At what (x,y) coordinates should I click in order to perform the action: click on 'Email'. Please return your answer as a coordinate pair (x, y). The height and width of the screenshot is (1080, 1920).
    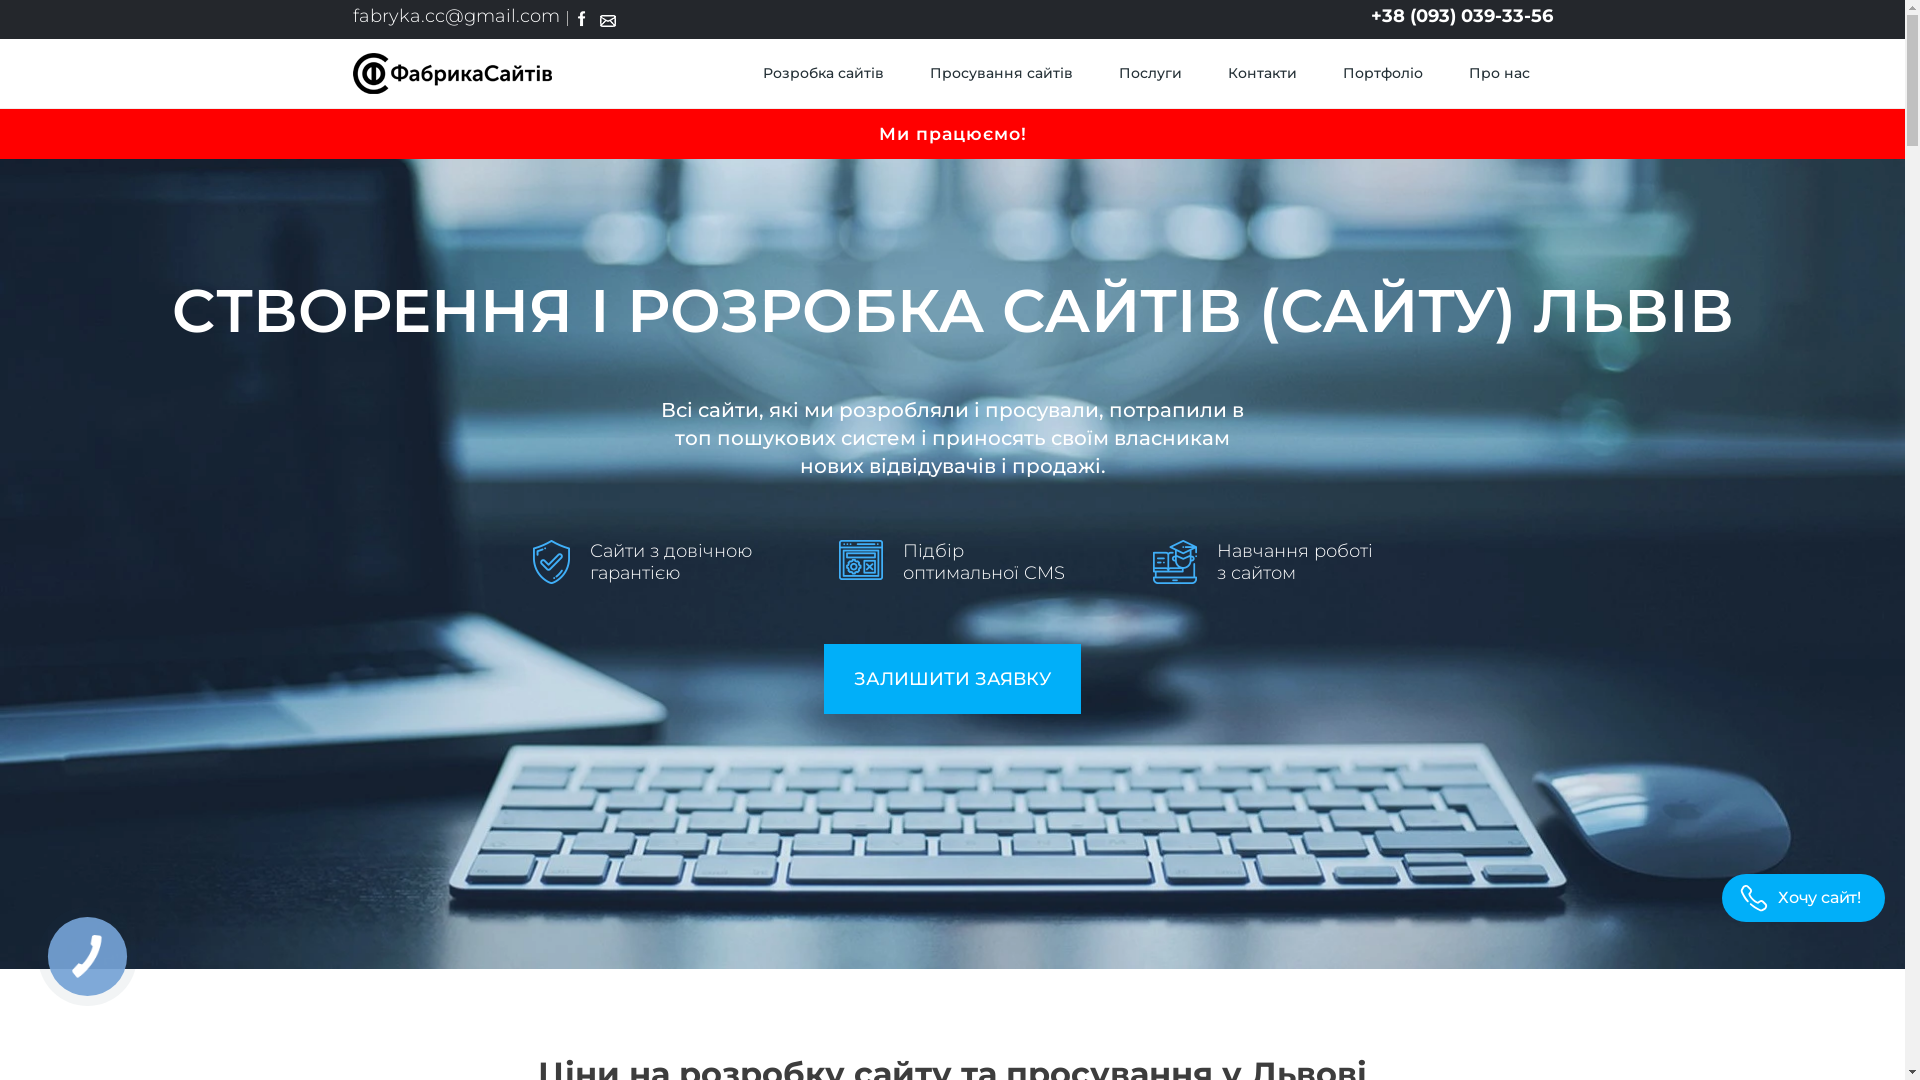
    Looking at the image, I should click on (607, 20).